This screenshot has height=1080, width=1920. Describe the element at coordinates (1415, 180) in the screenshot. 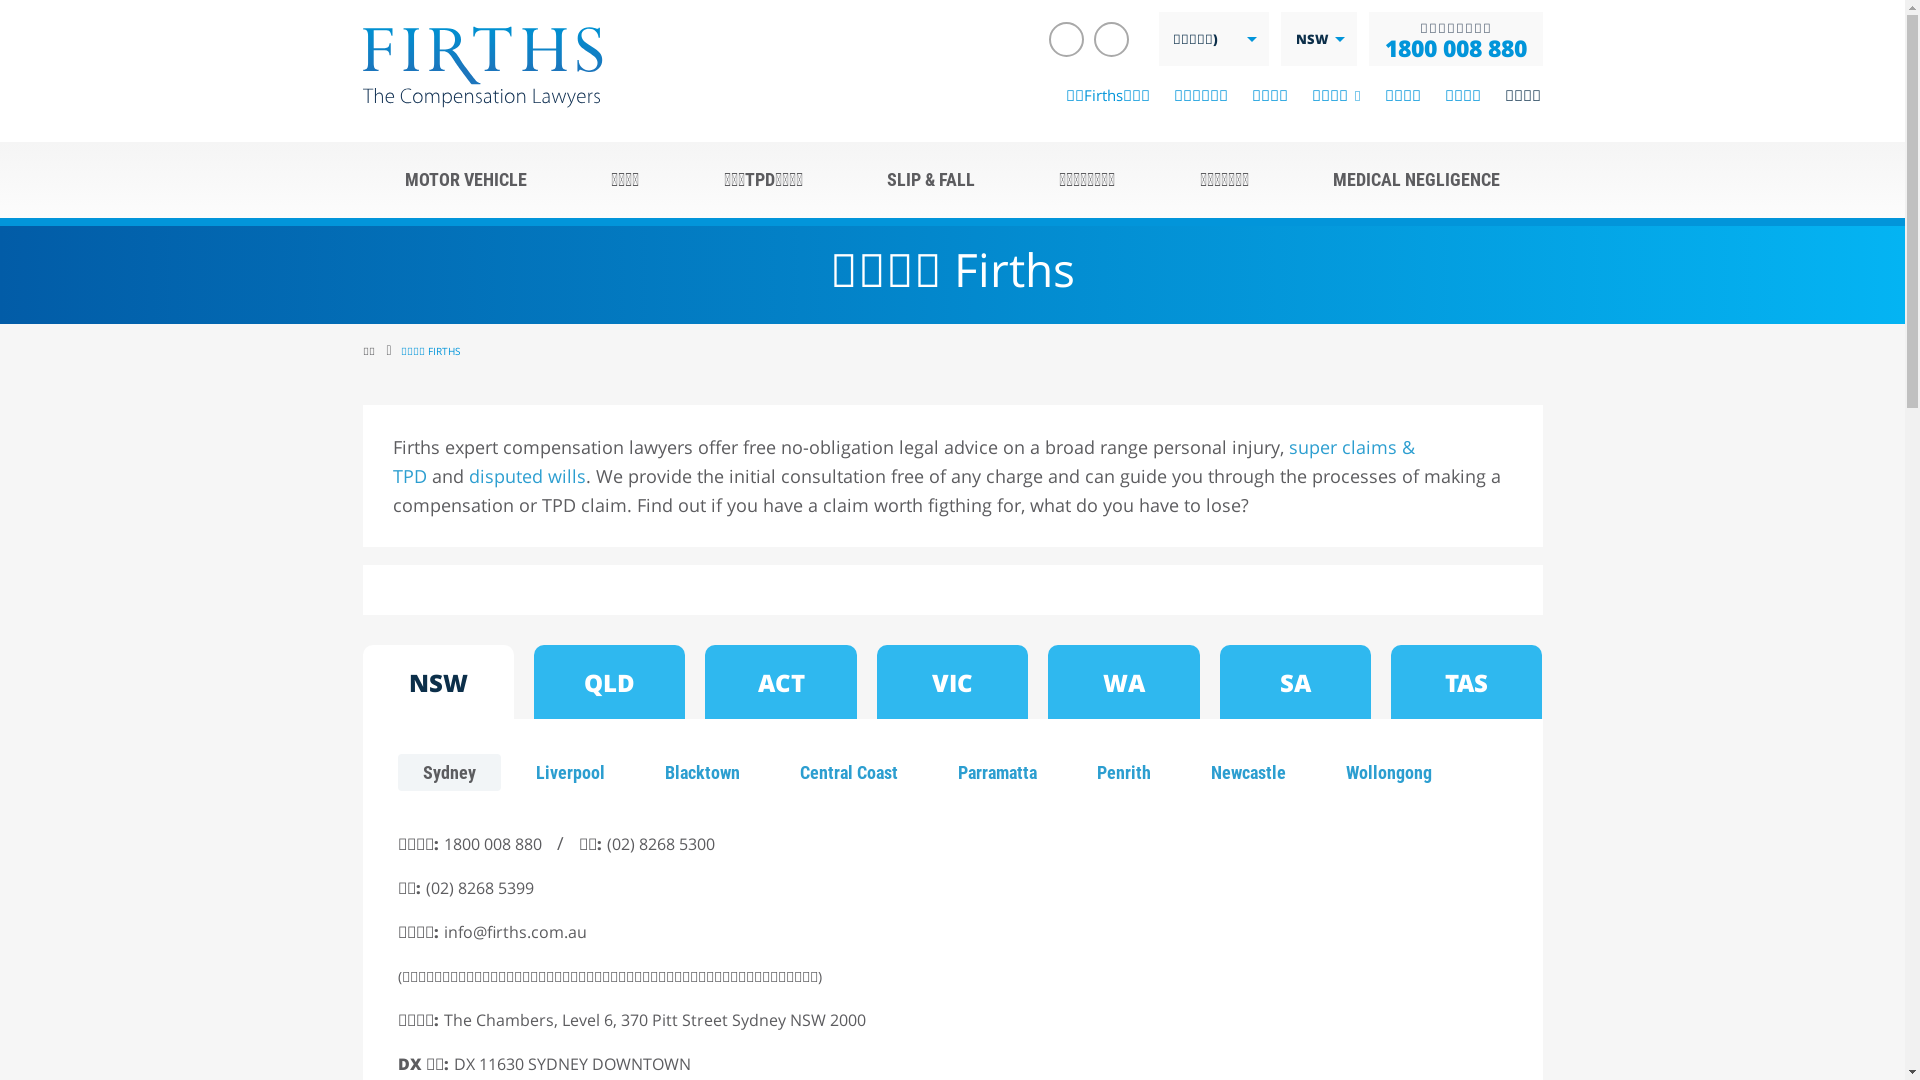

I see `'MEDICAL NEGLIGENCE'` at that location.